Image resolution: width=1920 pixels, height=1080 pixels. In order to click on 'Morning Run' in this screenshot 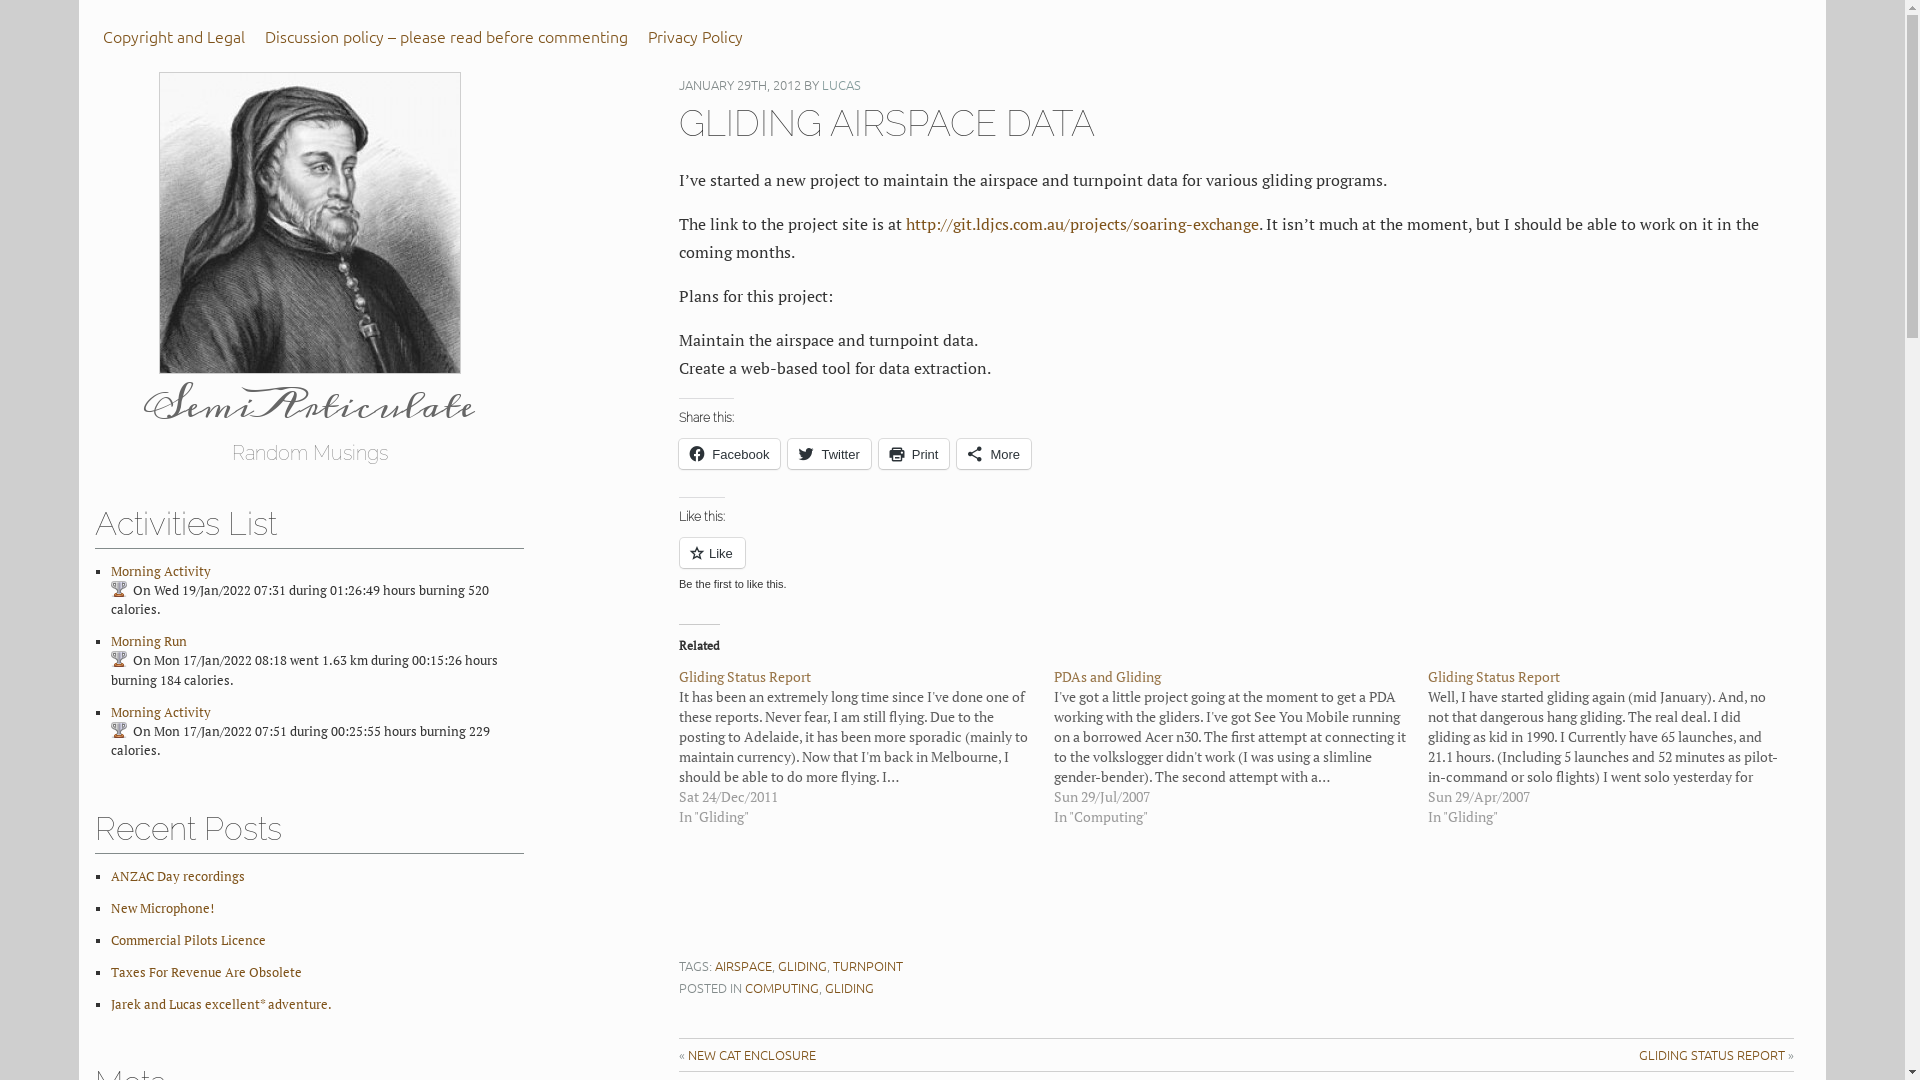, I will do `click(147, 641)`.